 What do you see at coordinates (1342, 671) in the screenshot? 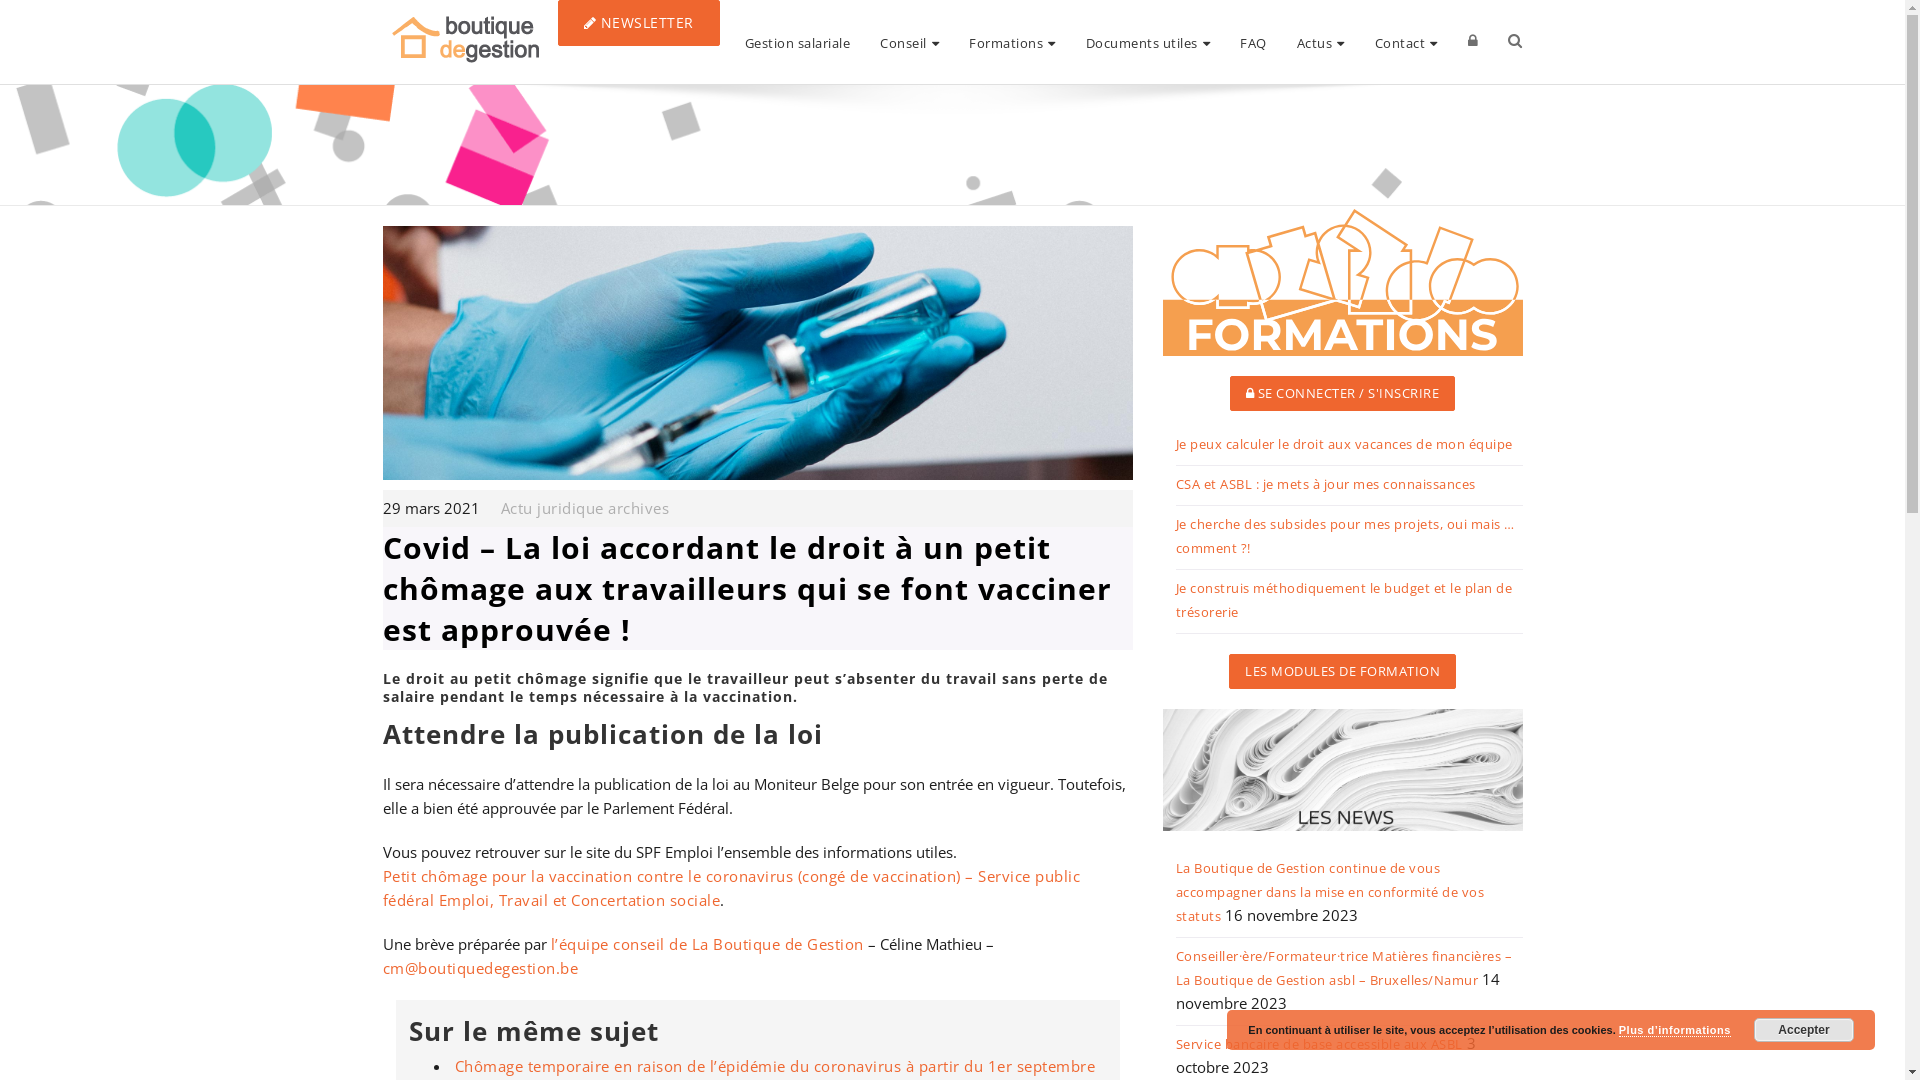
I see `'LES MODULES DE FORMATION'` at bounding box center [1342, 671].